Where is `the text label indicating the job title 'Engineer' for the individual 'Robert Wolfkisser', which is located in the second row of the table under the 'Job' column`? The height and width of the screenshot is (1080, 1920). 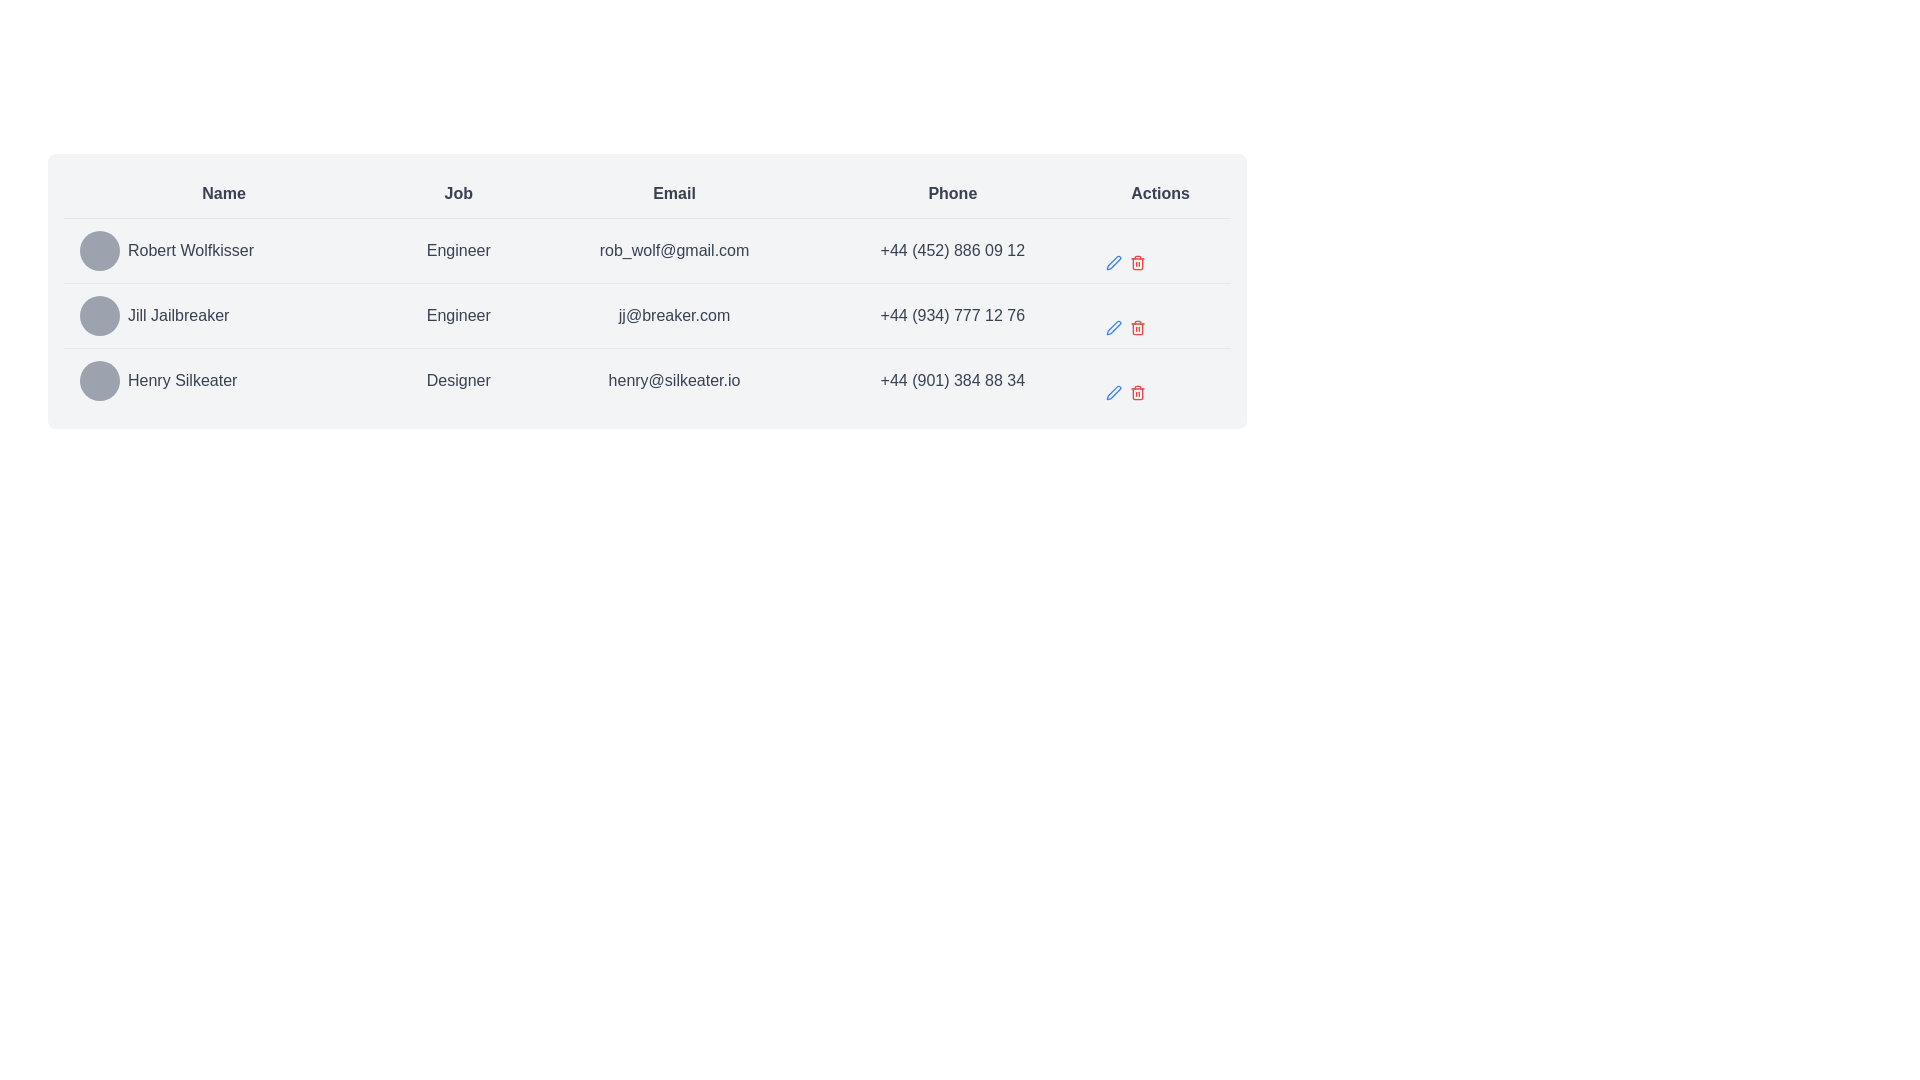 the text label indicating the job title 'Engineer' for the individual 'Robert Wolfkisser', which is located in the second row of the table under the 'Job' column is located at coordinates (457, 249).